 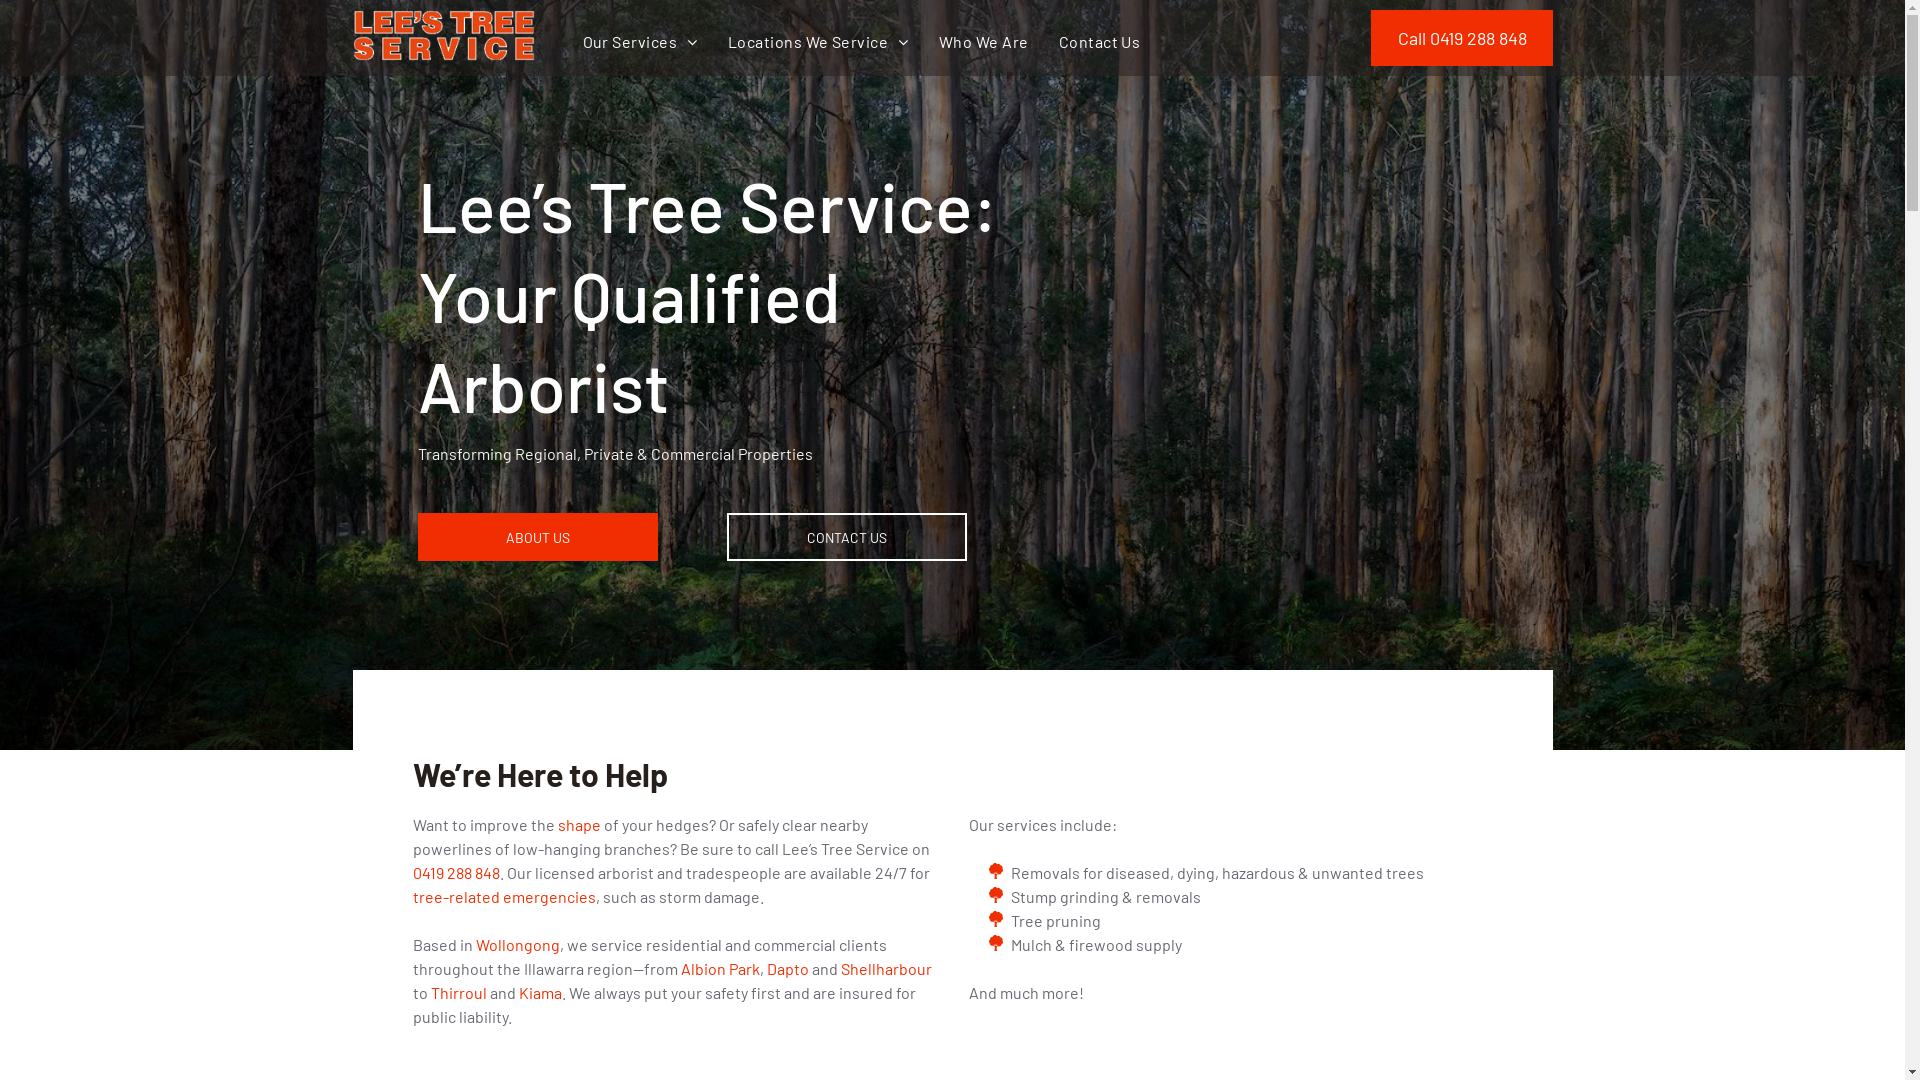 What do you see at coordinates (456, 992) in the screenshot?
I see `'Thirroul'` at bounding box center [456, 992].